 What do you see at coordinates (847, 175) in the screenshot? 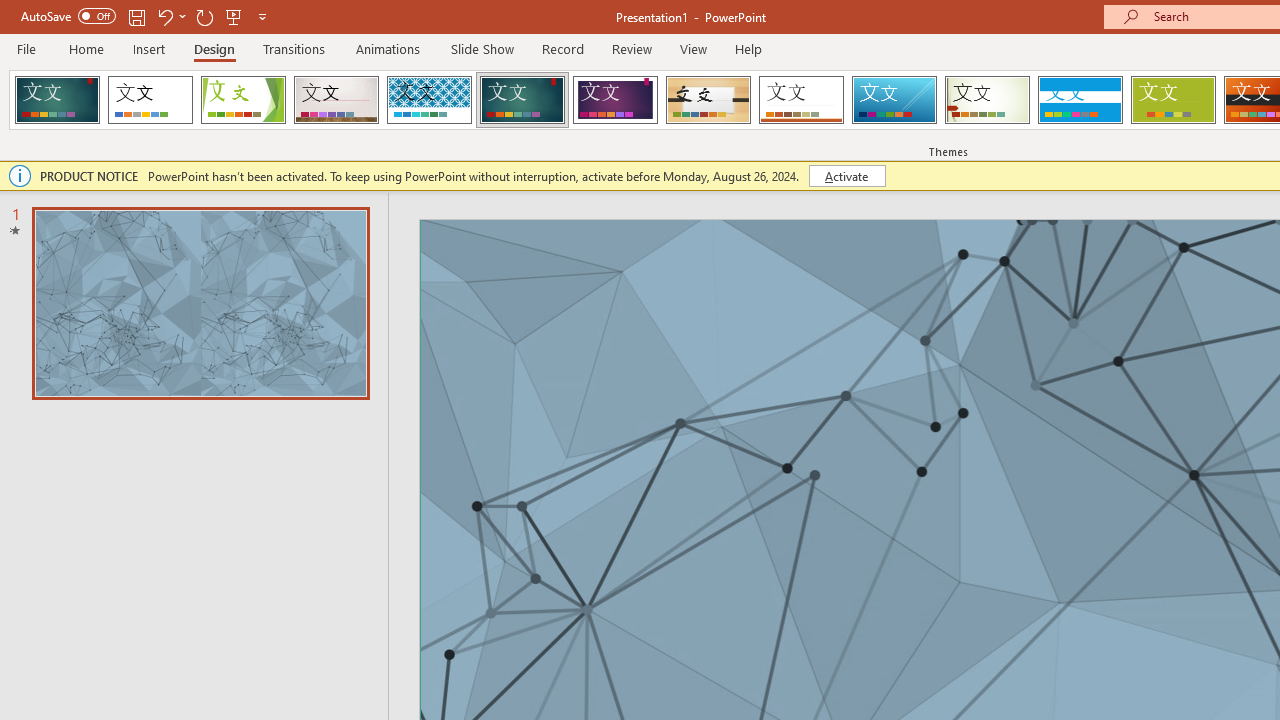
I see `'Activate'` at bounding box center [847, 175].